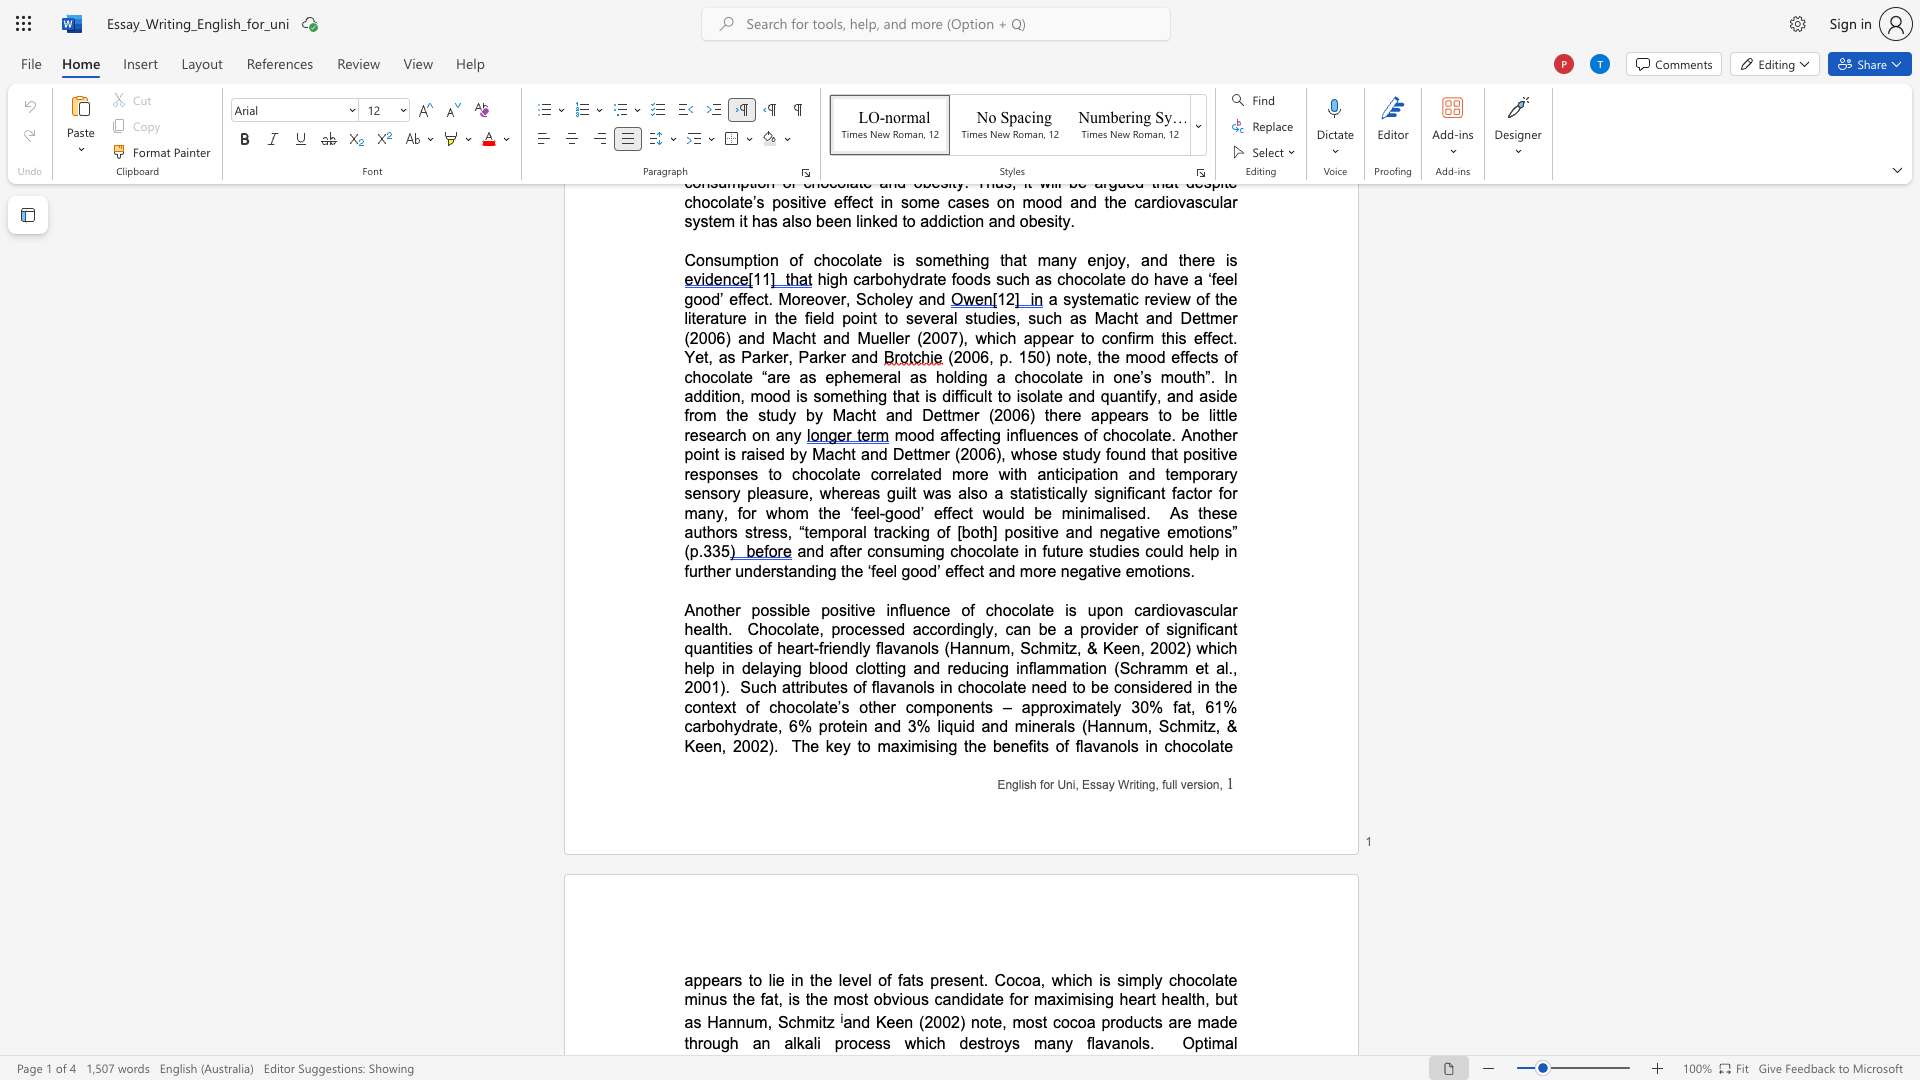 Image resolution: width=1920 pixels, height=1080 pixels. What do you see at coordinates (1002, 609) in the screenshot?
I see `the space between the continuous character "h" and "o" in the text` at bounding box center [1002, 609].